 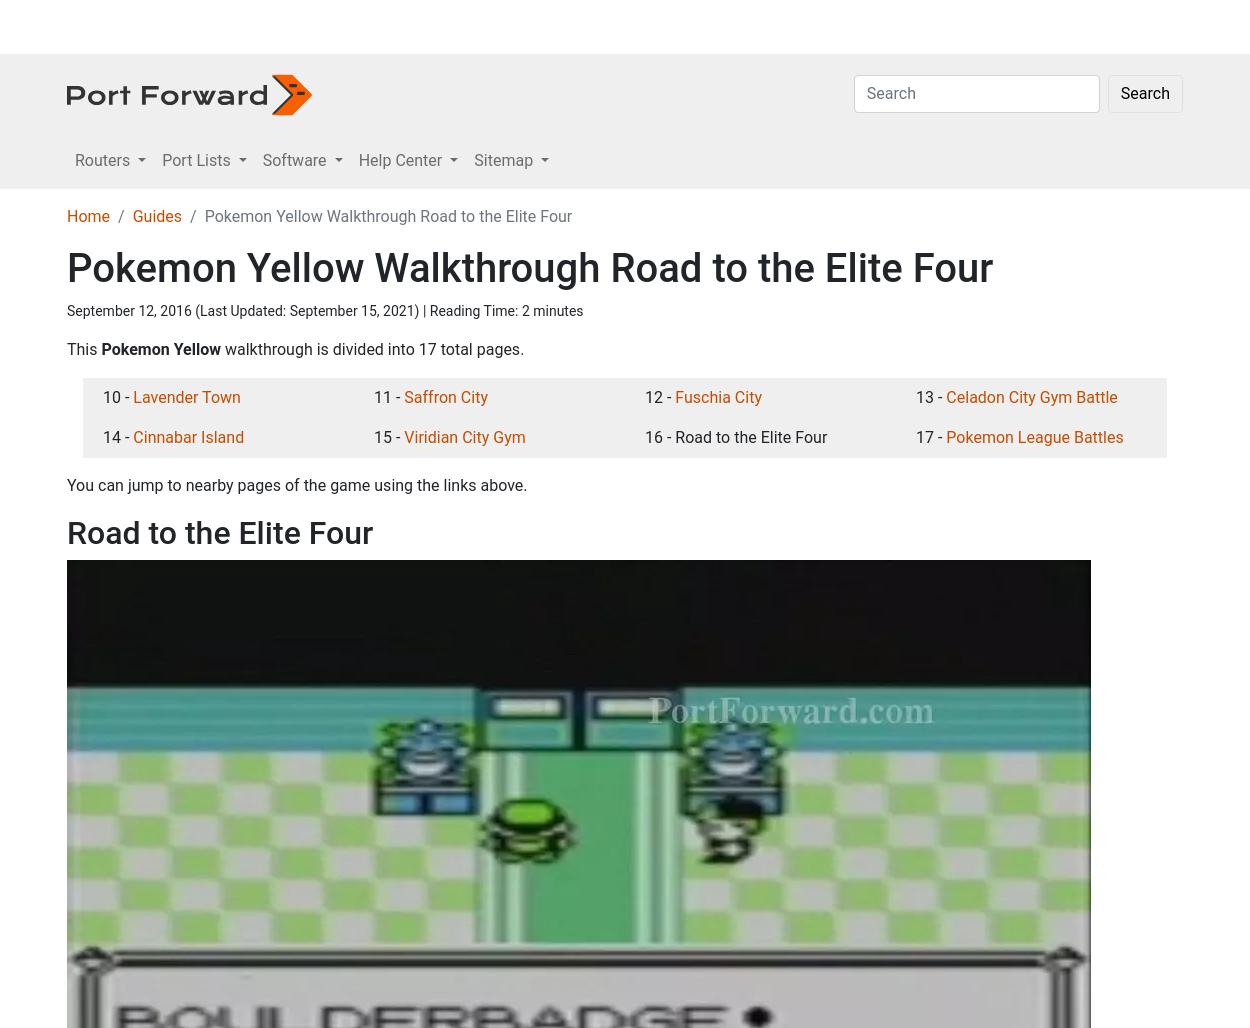 What do you see at coordinates (370, 767) in the screenshot?
I see `'walkthrough is divided into 17 total pages.'` at bounding box center [370, 767].